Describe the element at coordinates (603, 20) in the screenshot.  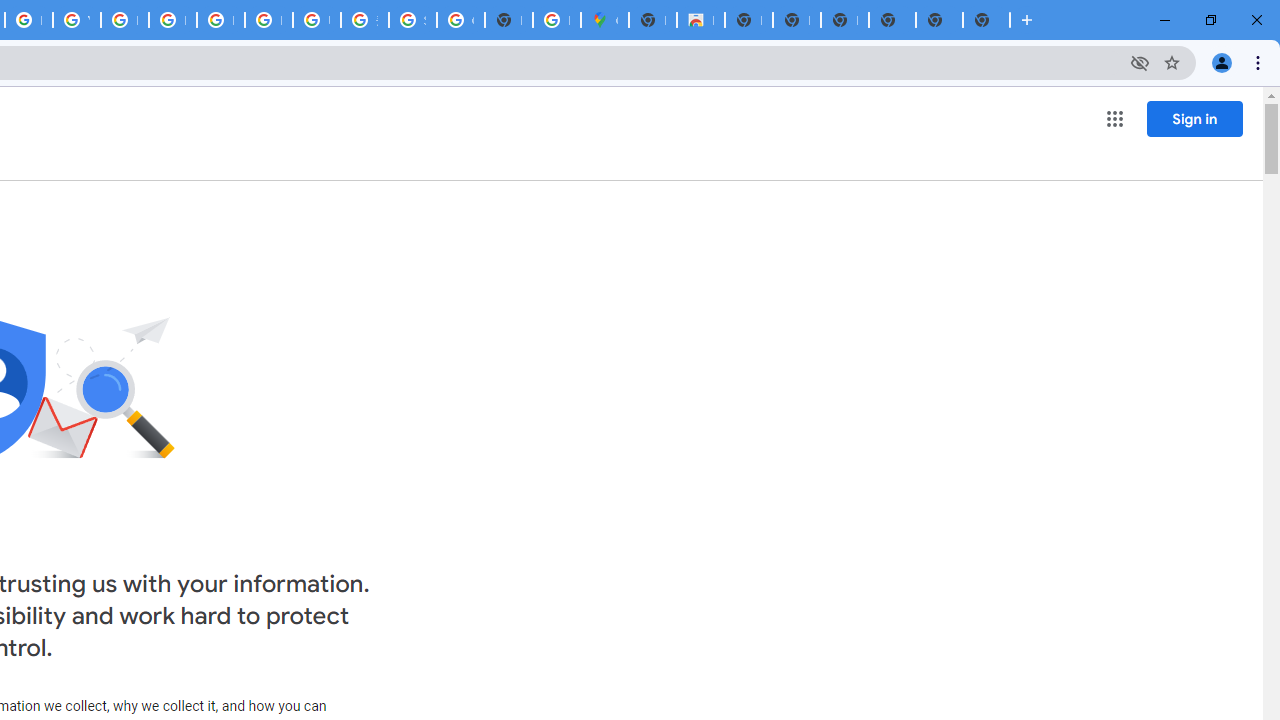
I see `'Google Maps'` at that location.